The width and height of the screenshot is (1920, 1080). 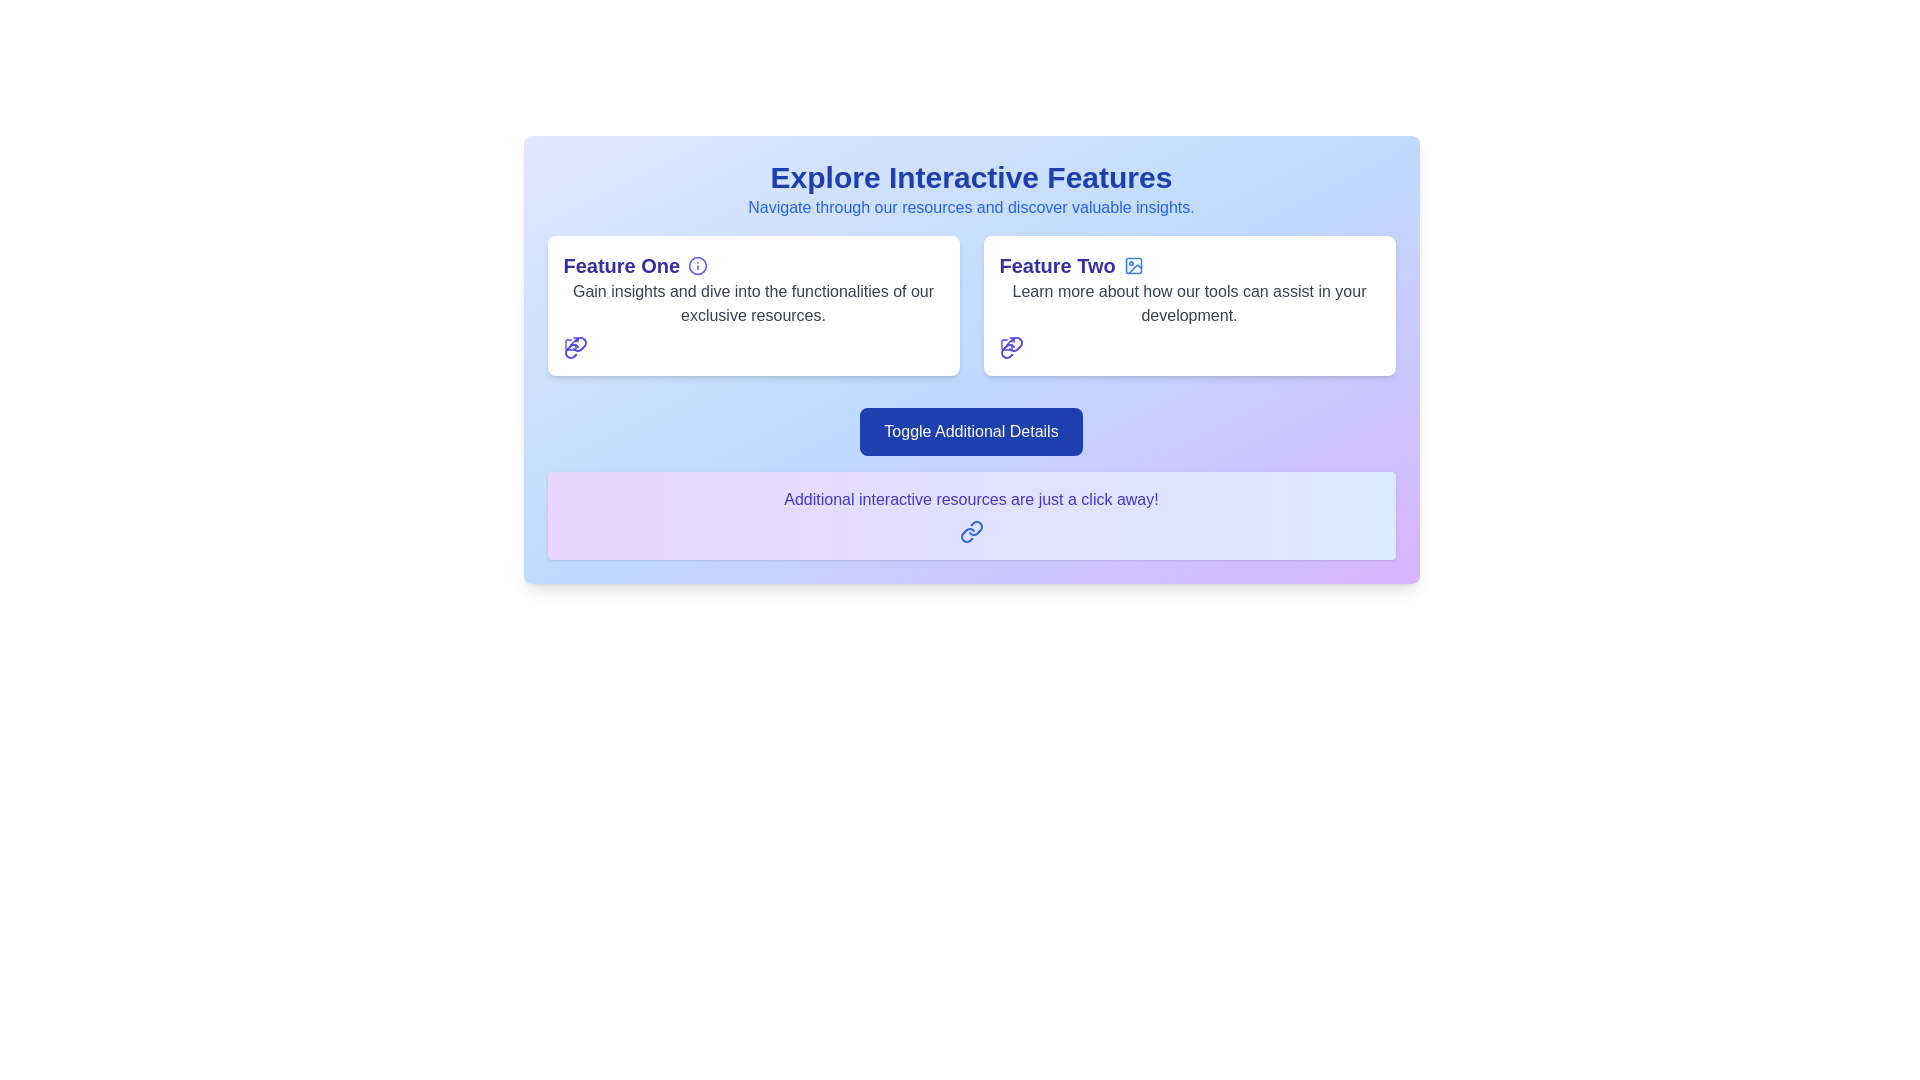 What do you see at coordinates (971, 305) in the screenshot?
I see `the grid layout containing two panels, labeled 'Feature One' and 'Feature Two'` at bounding box center [971, 305].